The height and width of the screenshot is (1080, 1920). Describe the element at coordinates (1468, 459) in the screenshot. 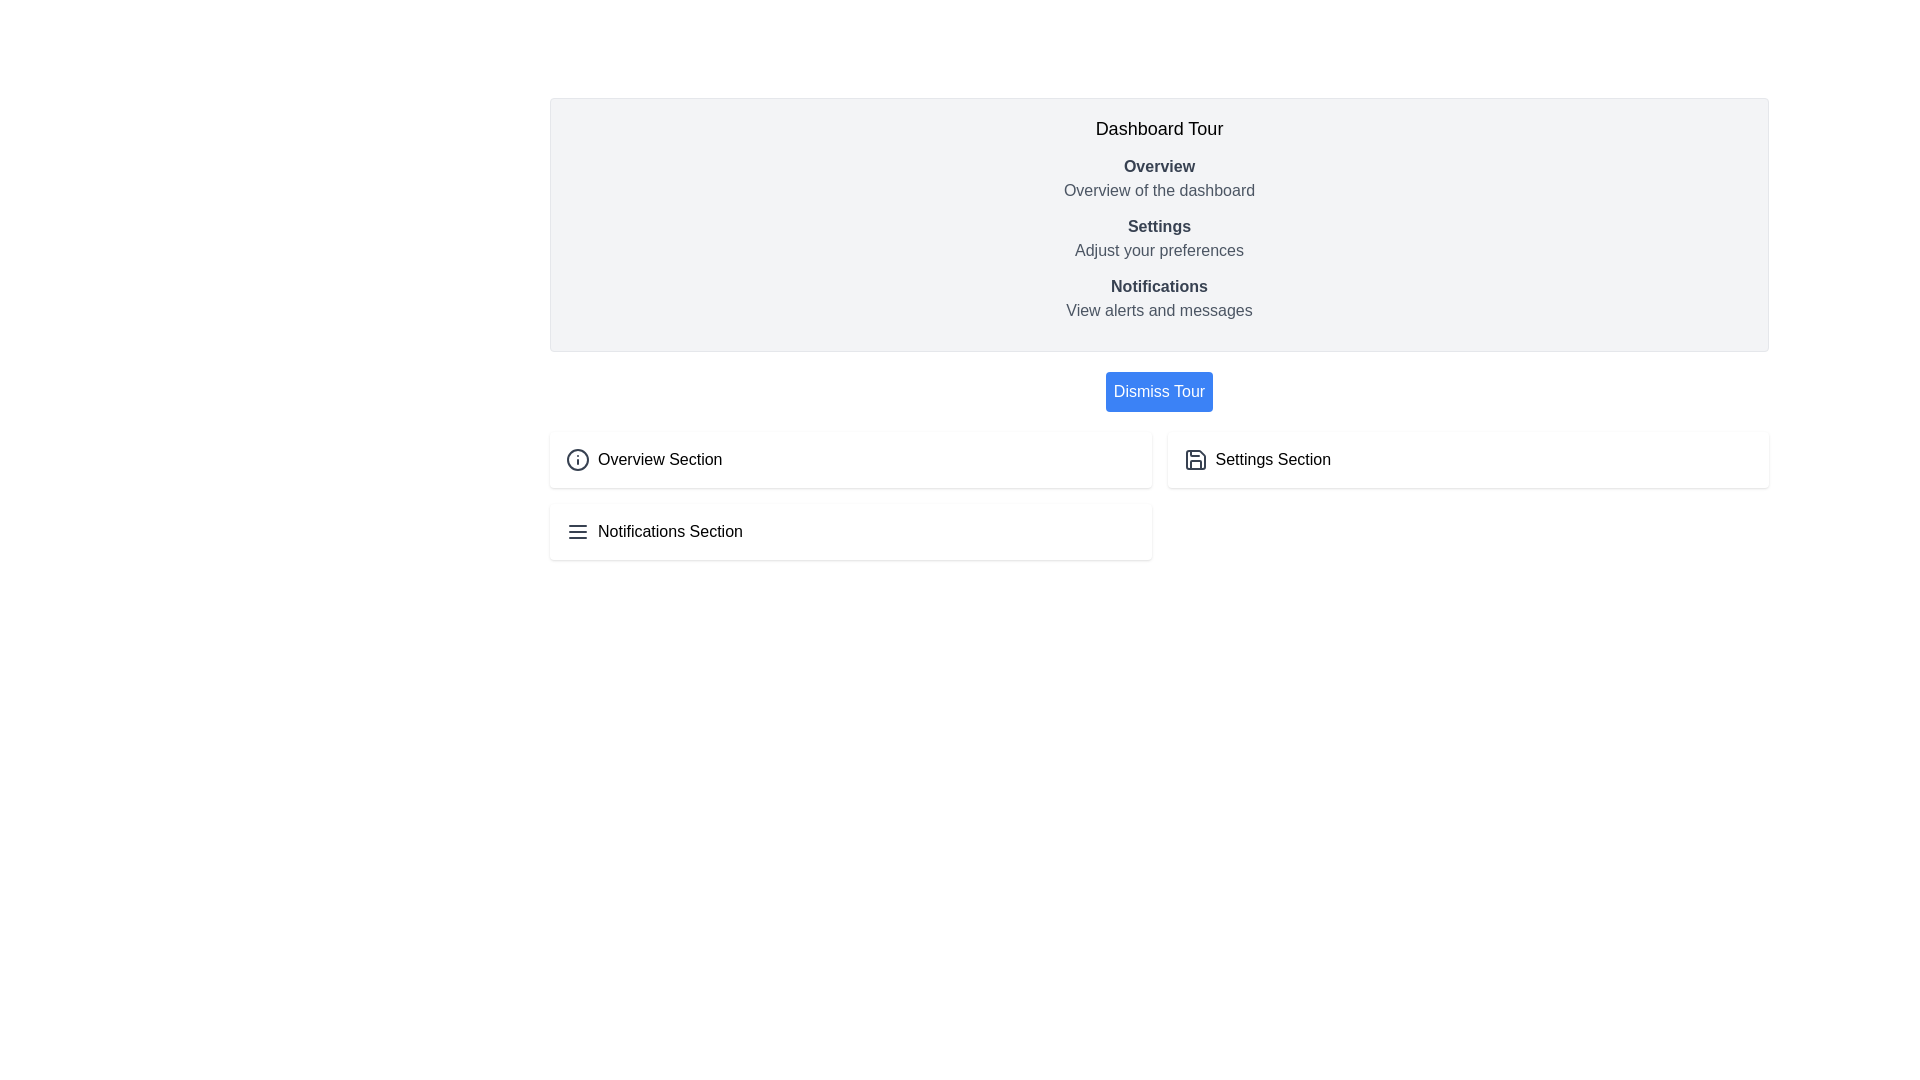

I see `the 'Settings Section' card located in the second column of the dashboard interface` at that location.